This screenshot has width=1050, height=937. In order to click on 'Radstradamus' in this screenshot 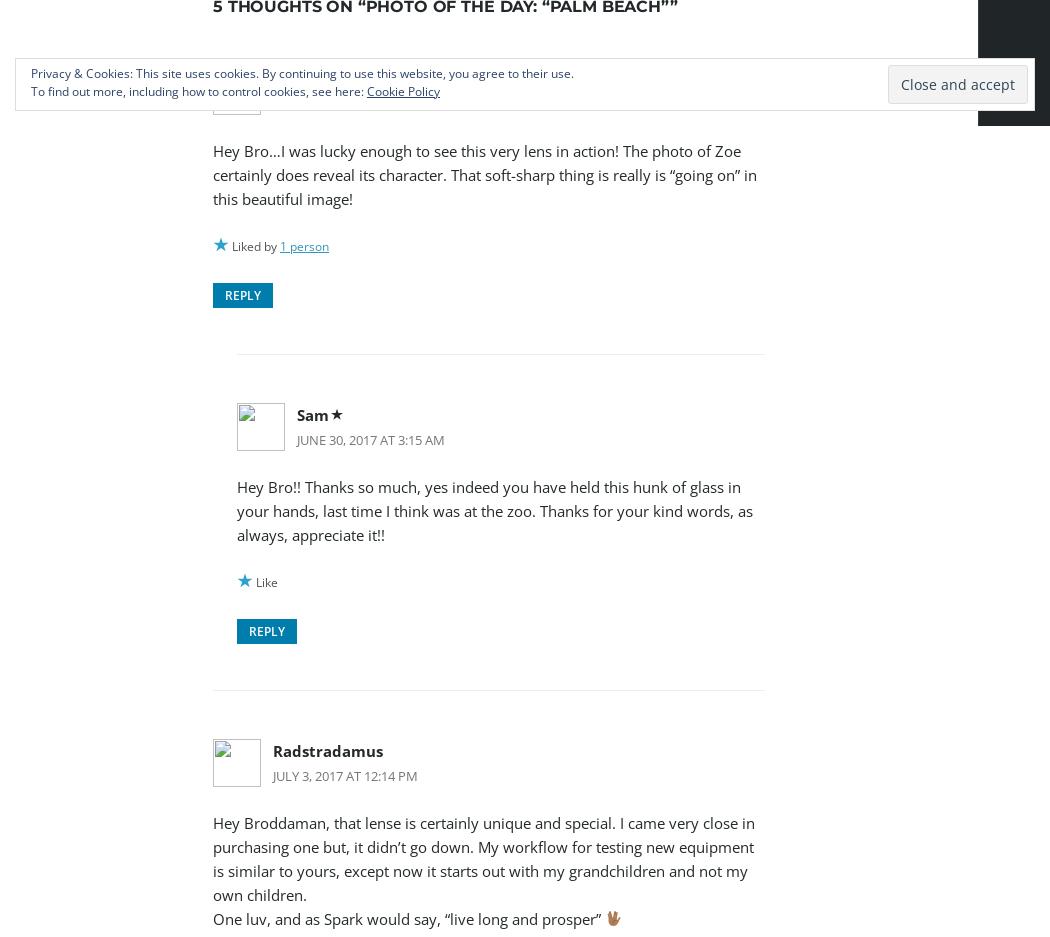, I will do `click(328, 748)`.